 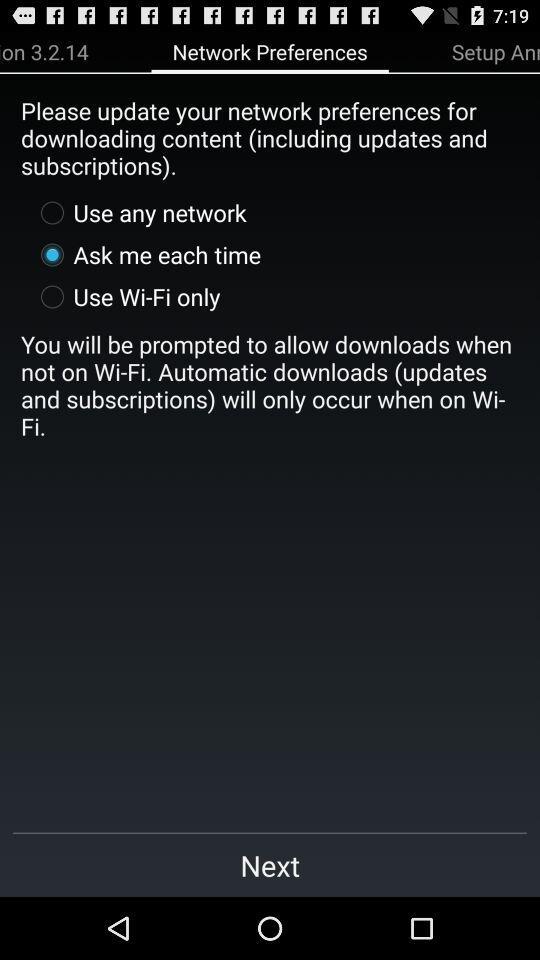 What do you see at coordinates (44, 50) in the screenshot?
I see `icon to the left of network preferences icon` at bounding box center [44, 50].